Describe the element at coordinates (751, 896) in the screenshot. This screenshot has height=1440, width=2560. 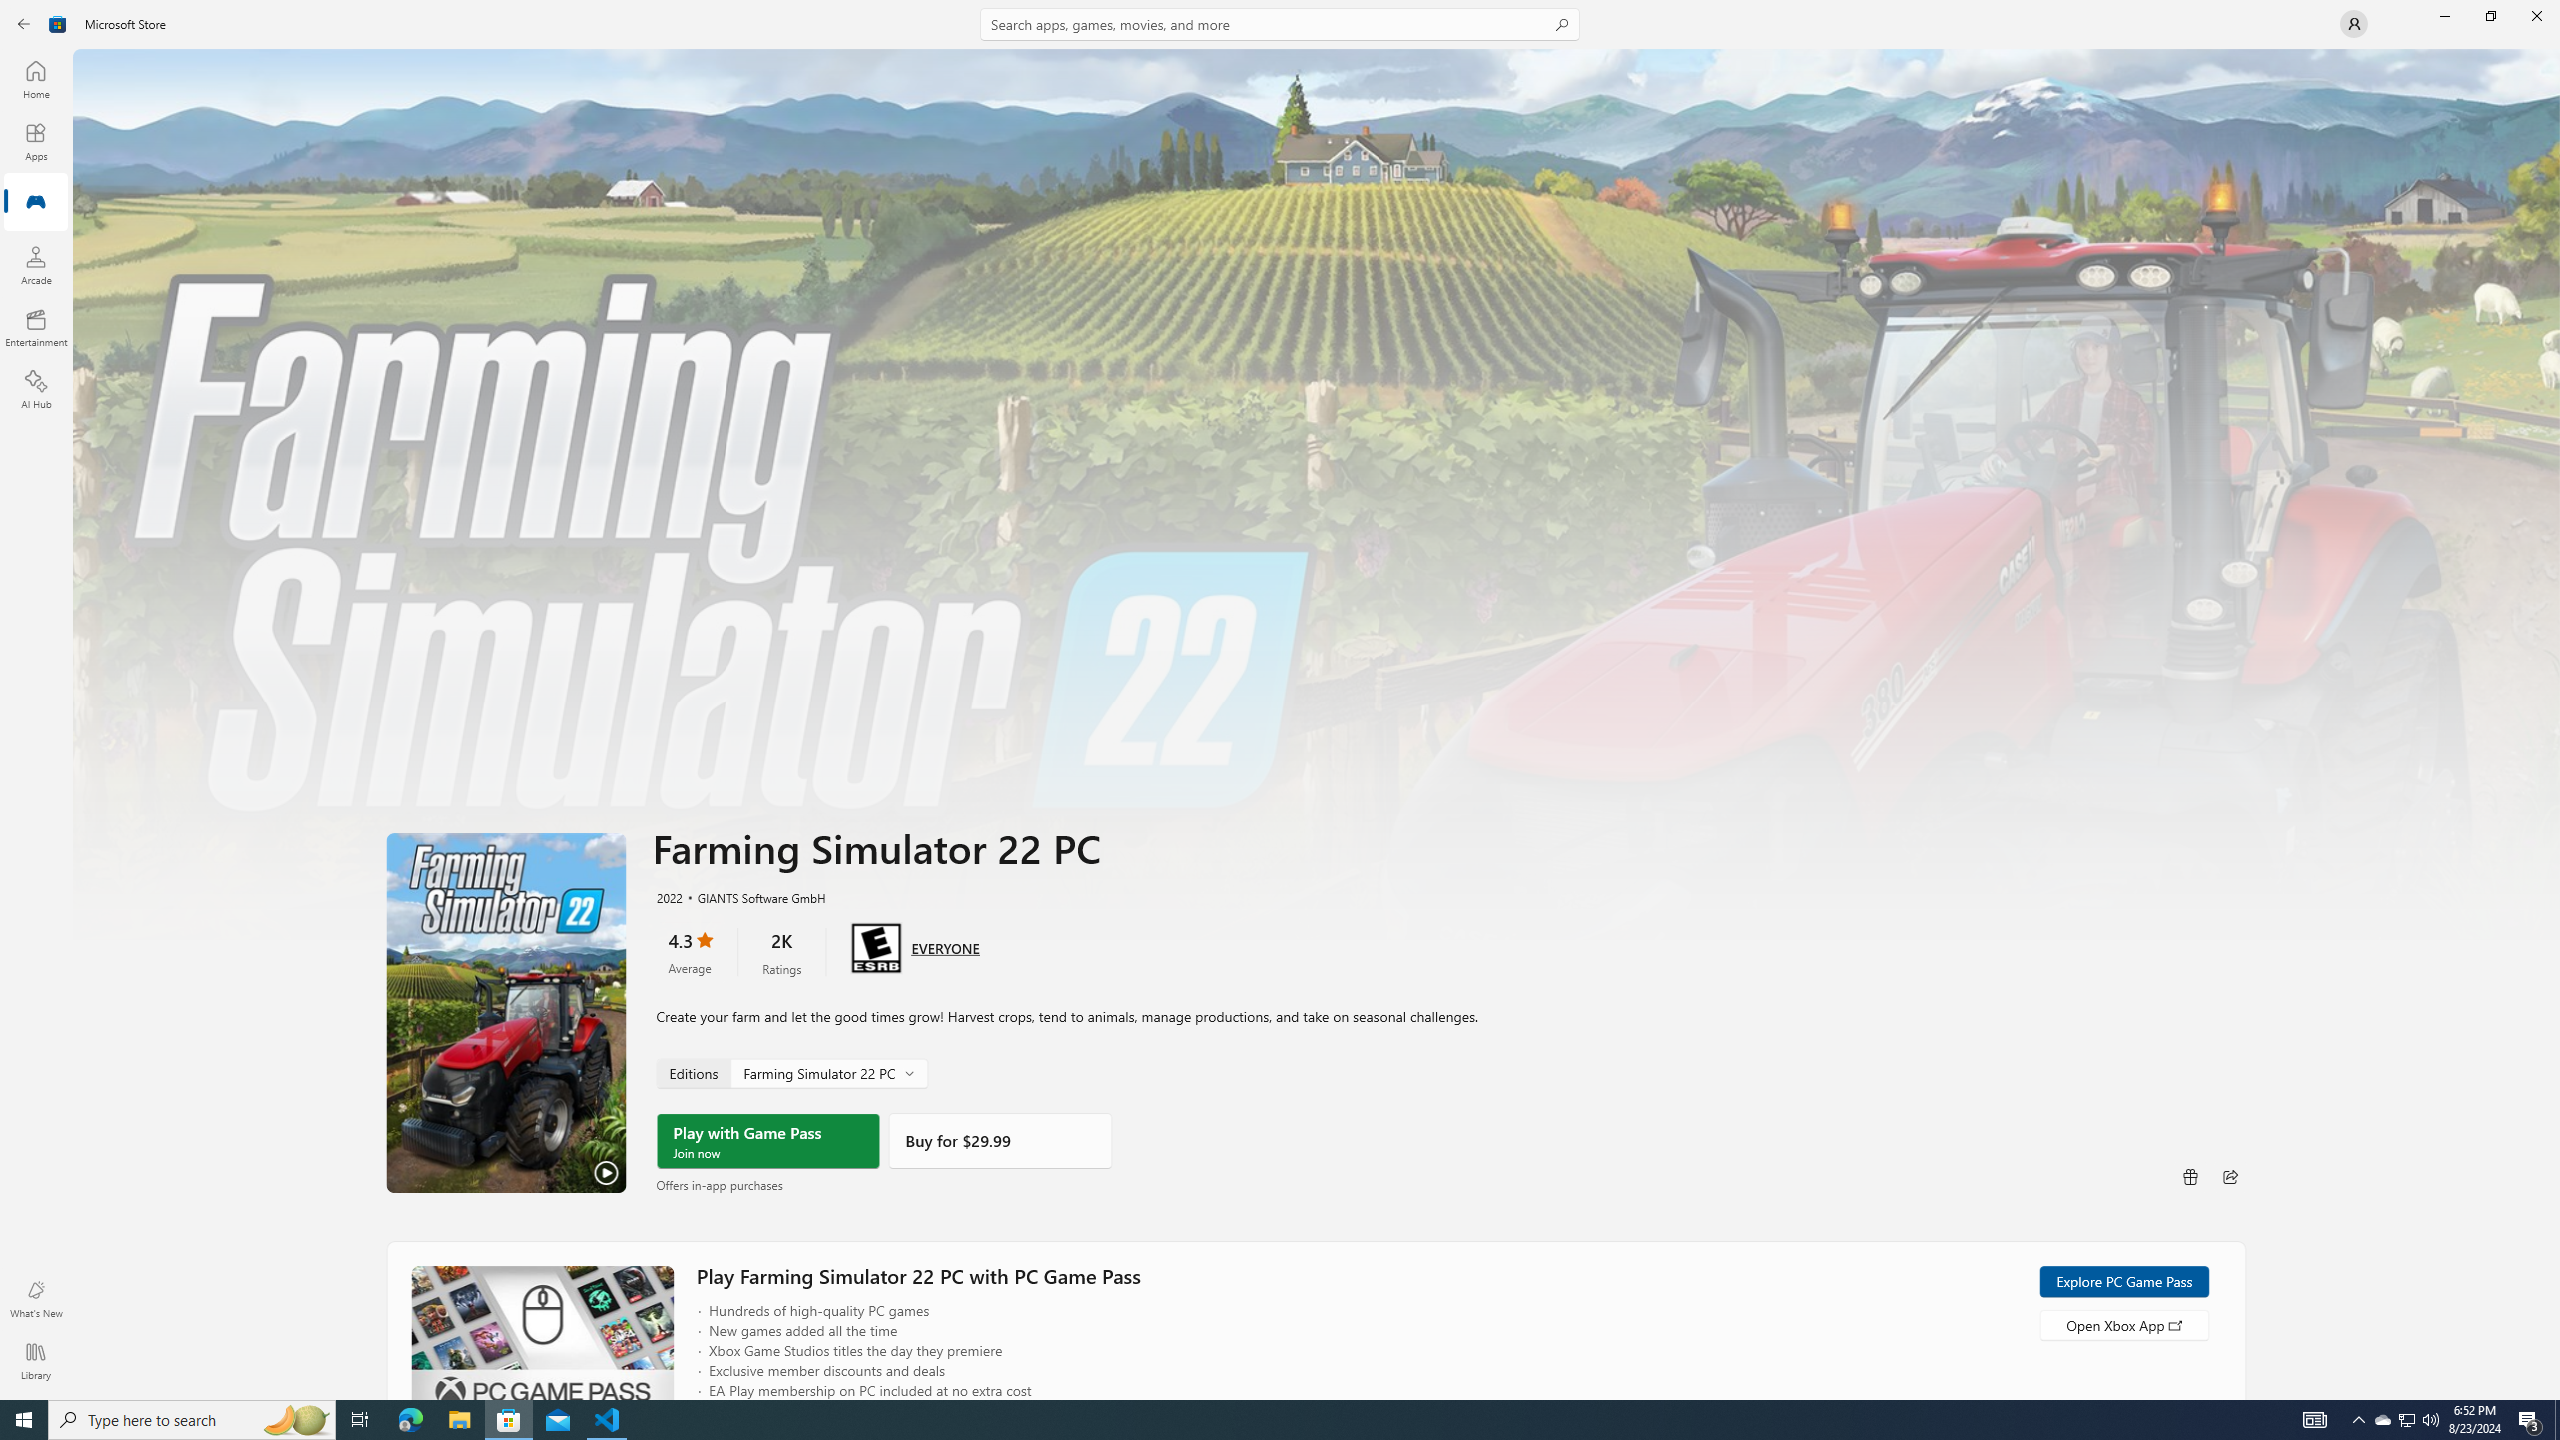
I see `'GIANTS Software GmbH'` at that location.